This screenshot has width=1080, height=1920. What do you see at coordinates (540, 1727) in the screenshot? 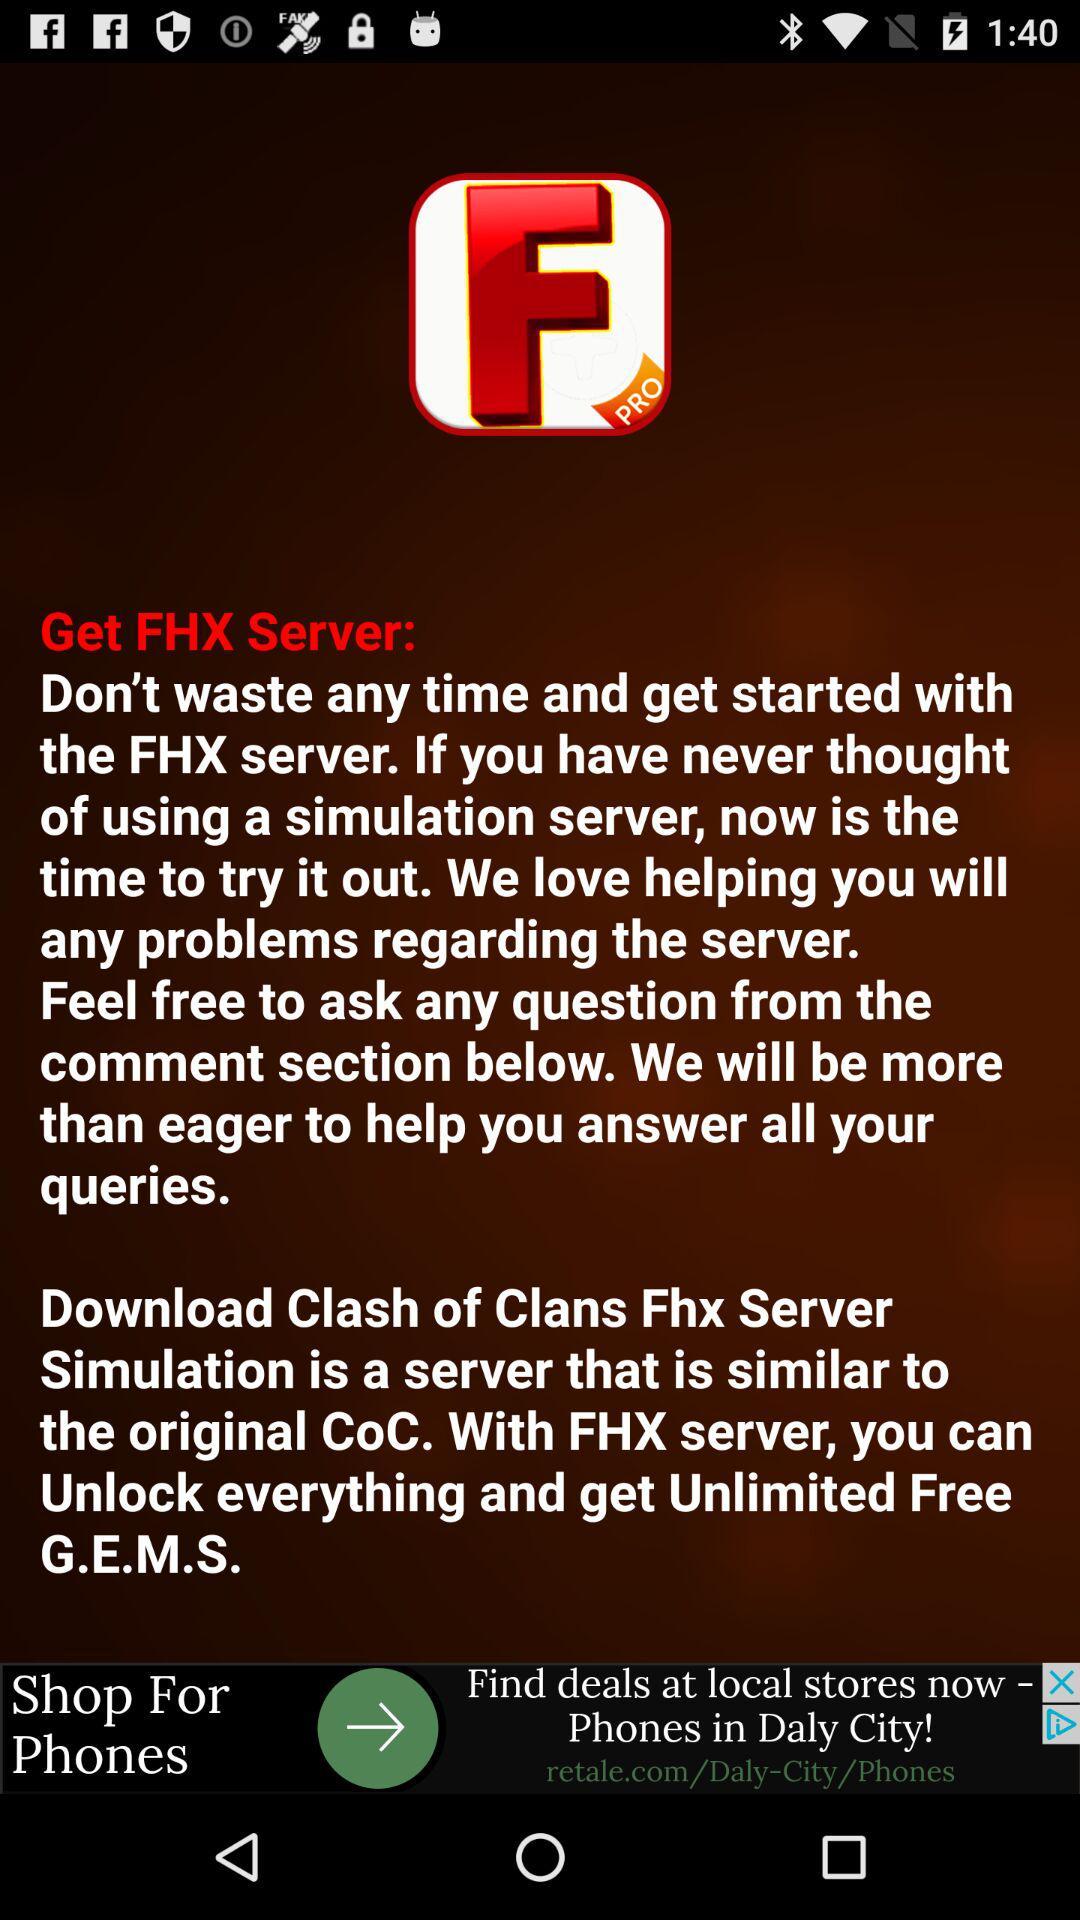
I see `visit sponsor advertisement` at bounding box center [540, 1727].